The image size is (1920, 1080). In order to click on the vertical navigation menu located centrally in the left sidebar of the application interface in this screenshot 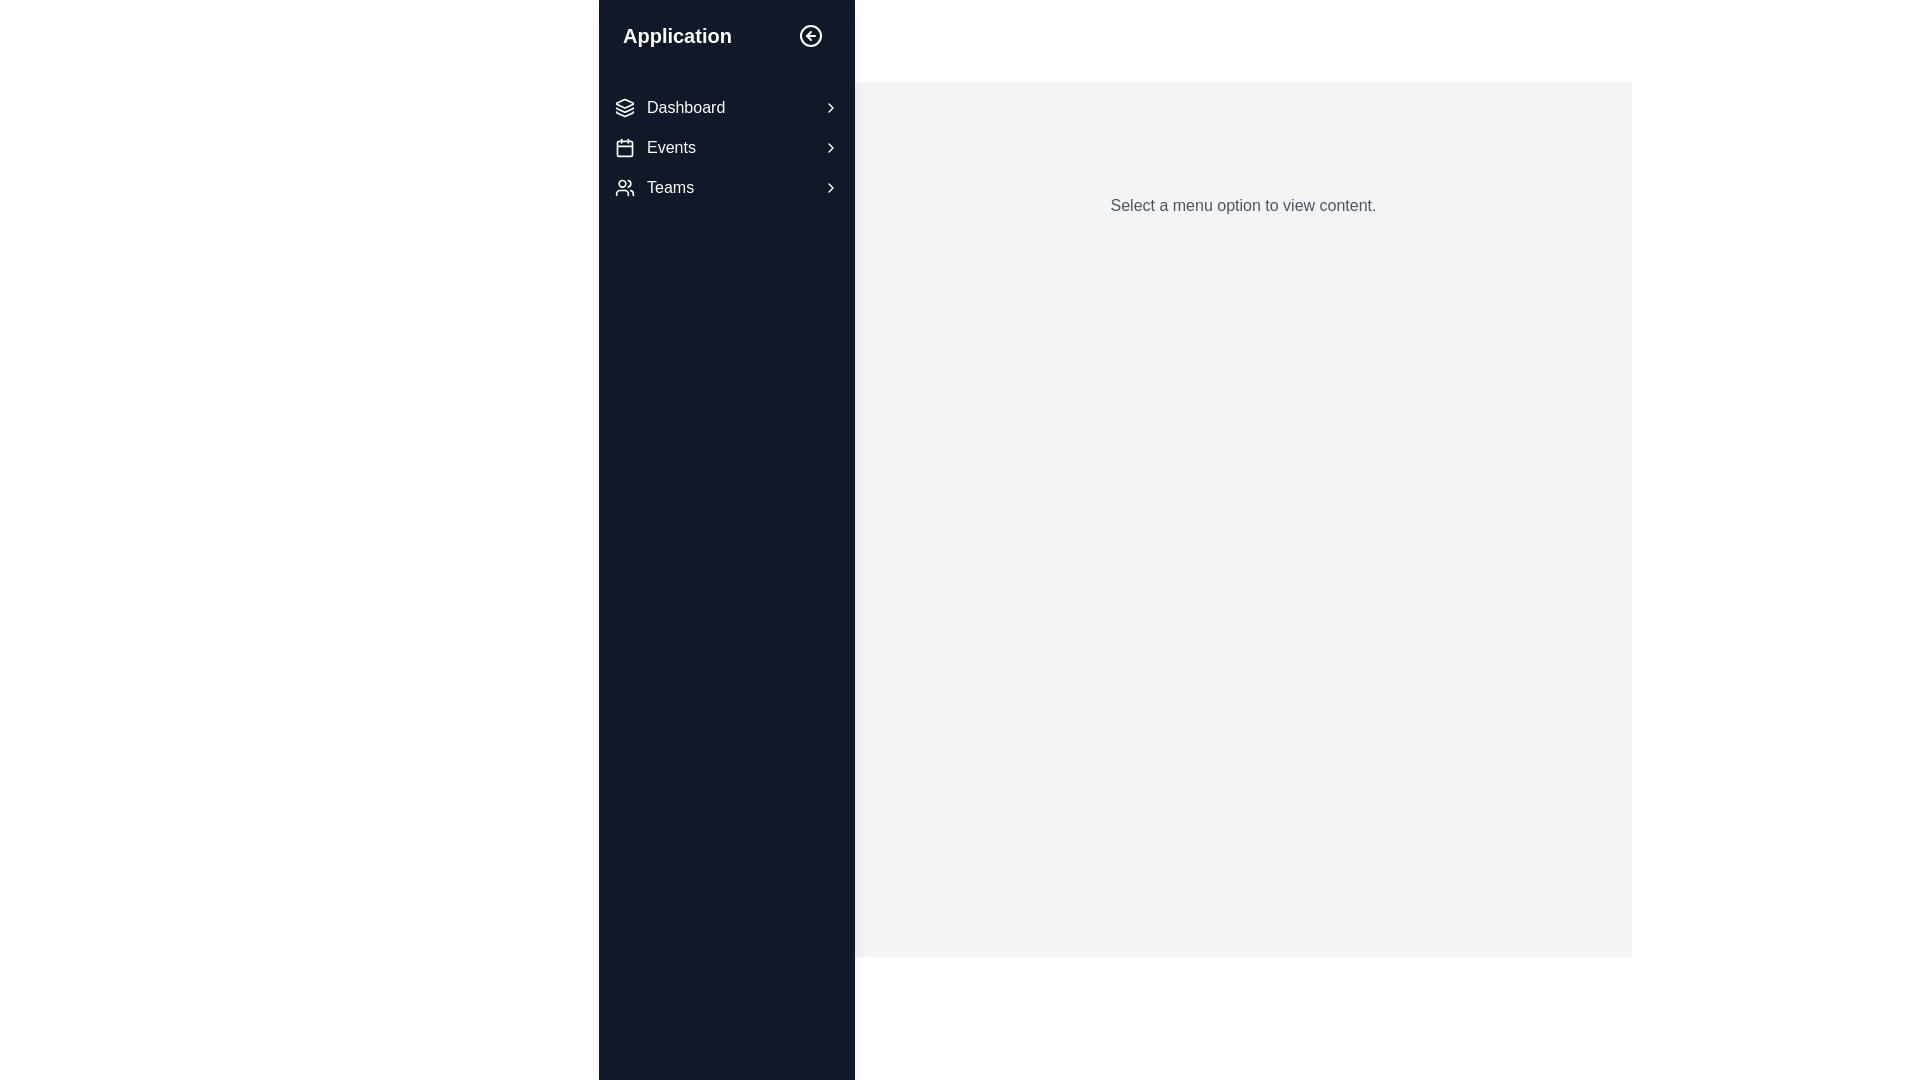, I will do `click(725, 146)`.